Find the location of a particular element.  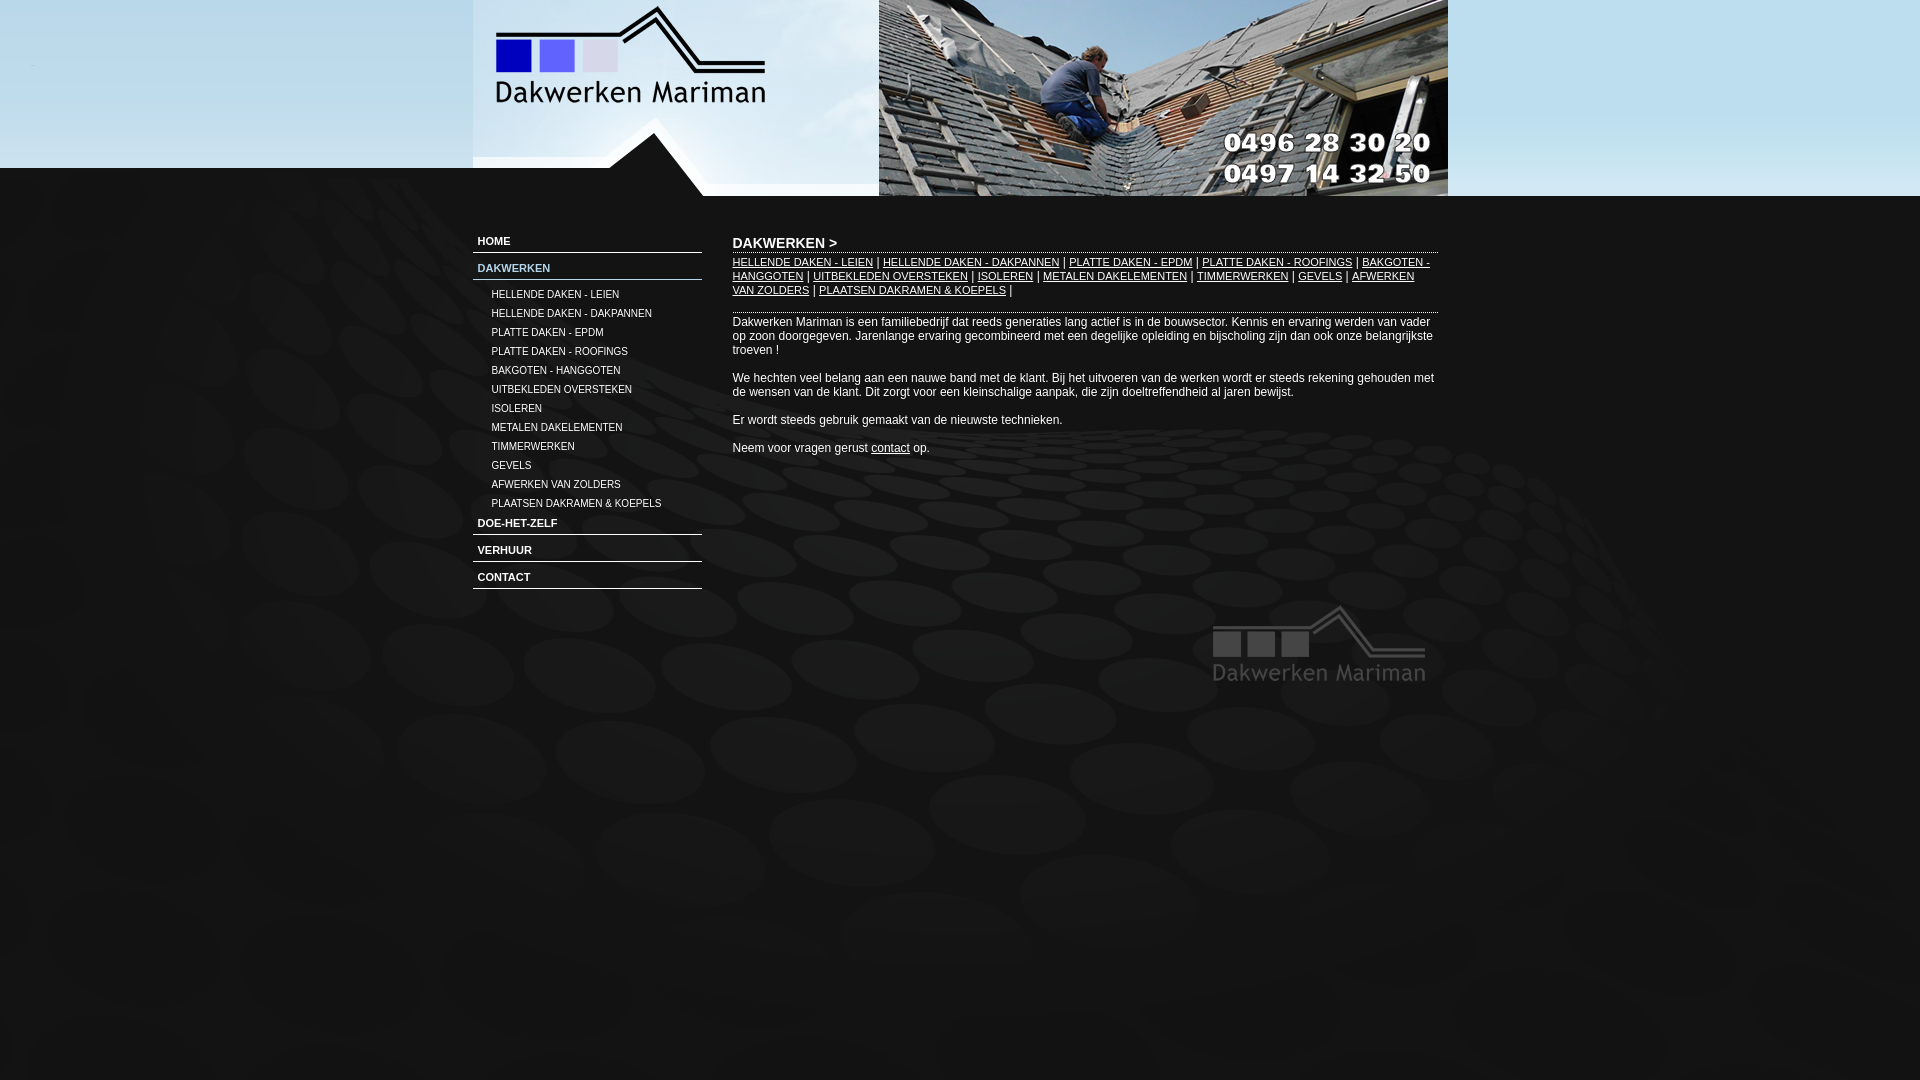

'contact' is located at coordinates (889, 446).